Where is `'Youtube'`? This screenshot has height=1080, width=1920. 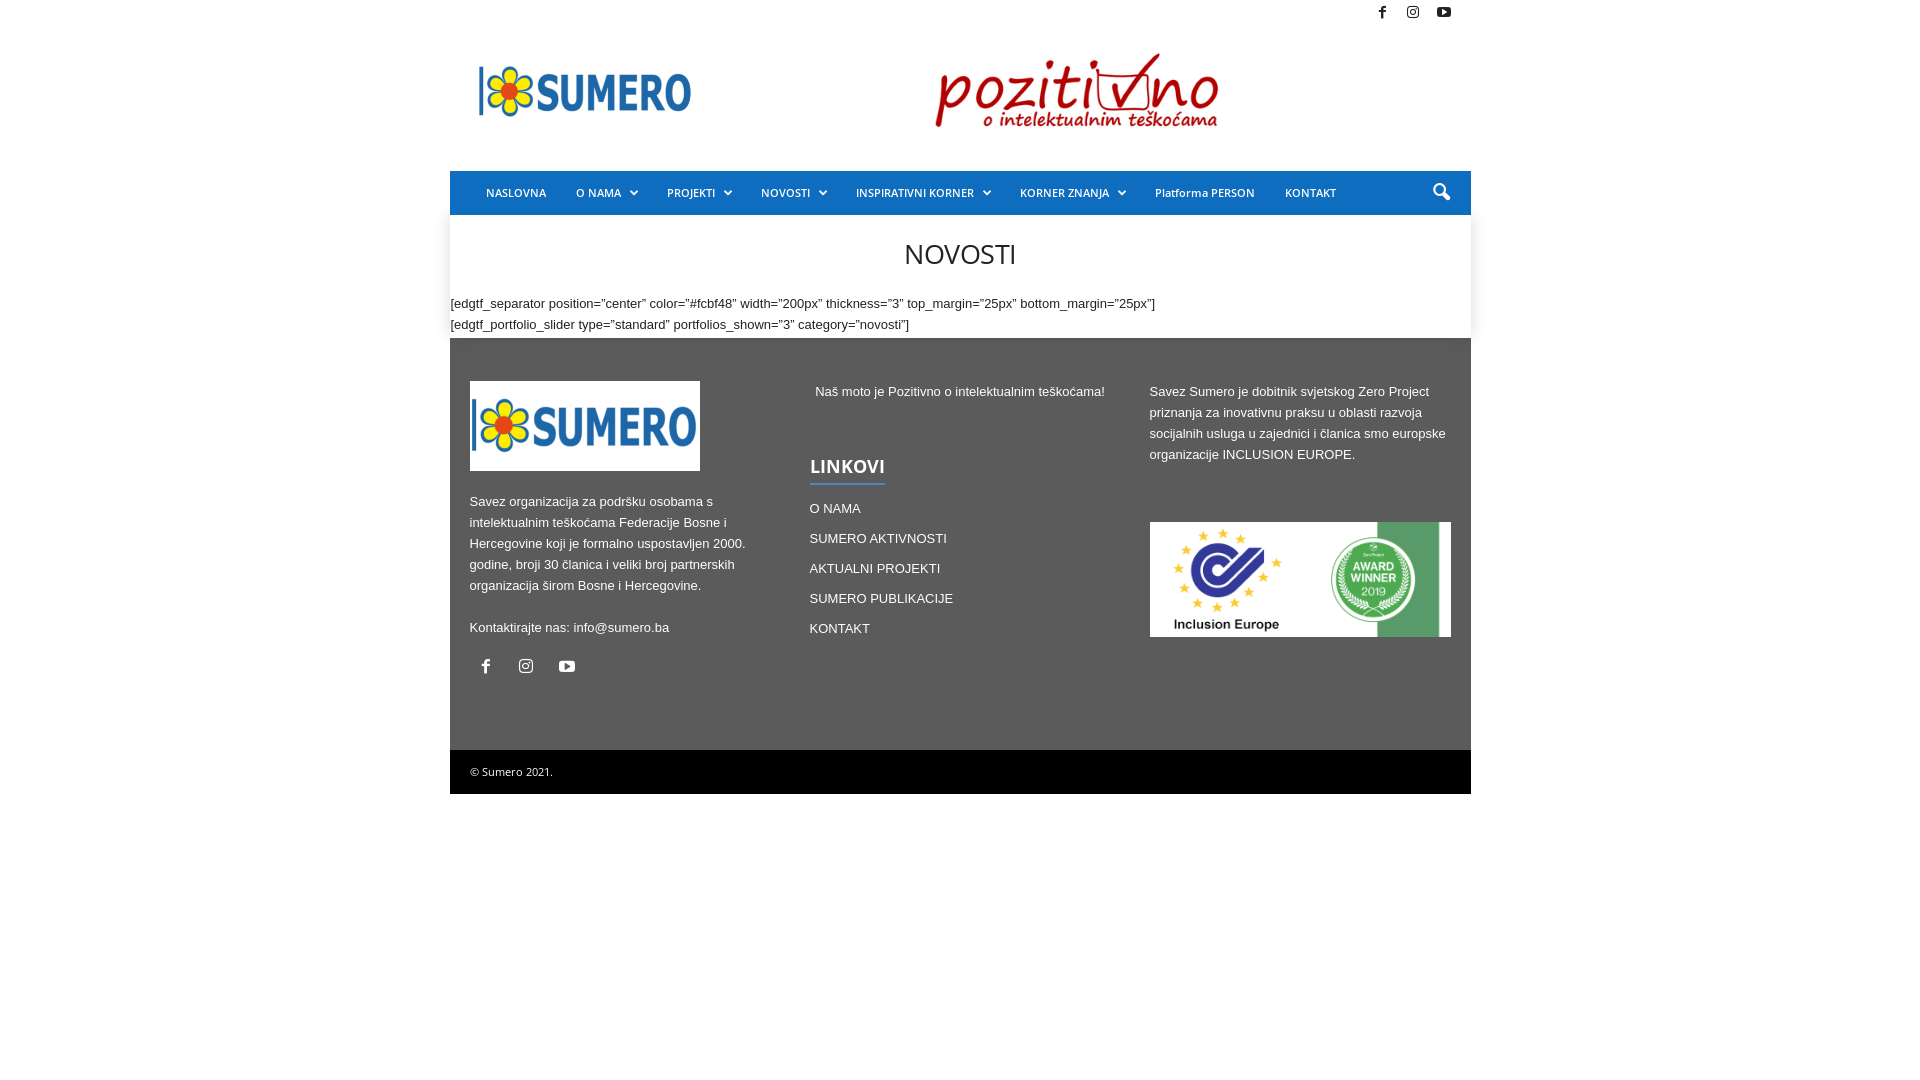 'Youtube' is located at coordinates (1444, 13).